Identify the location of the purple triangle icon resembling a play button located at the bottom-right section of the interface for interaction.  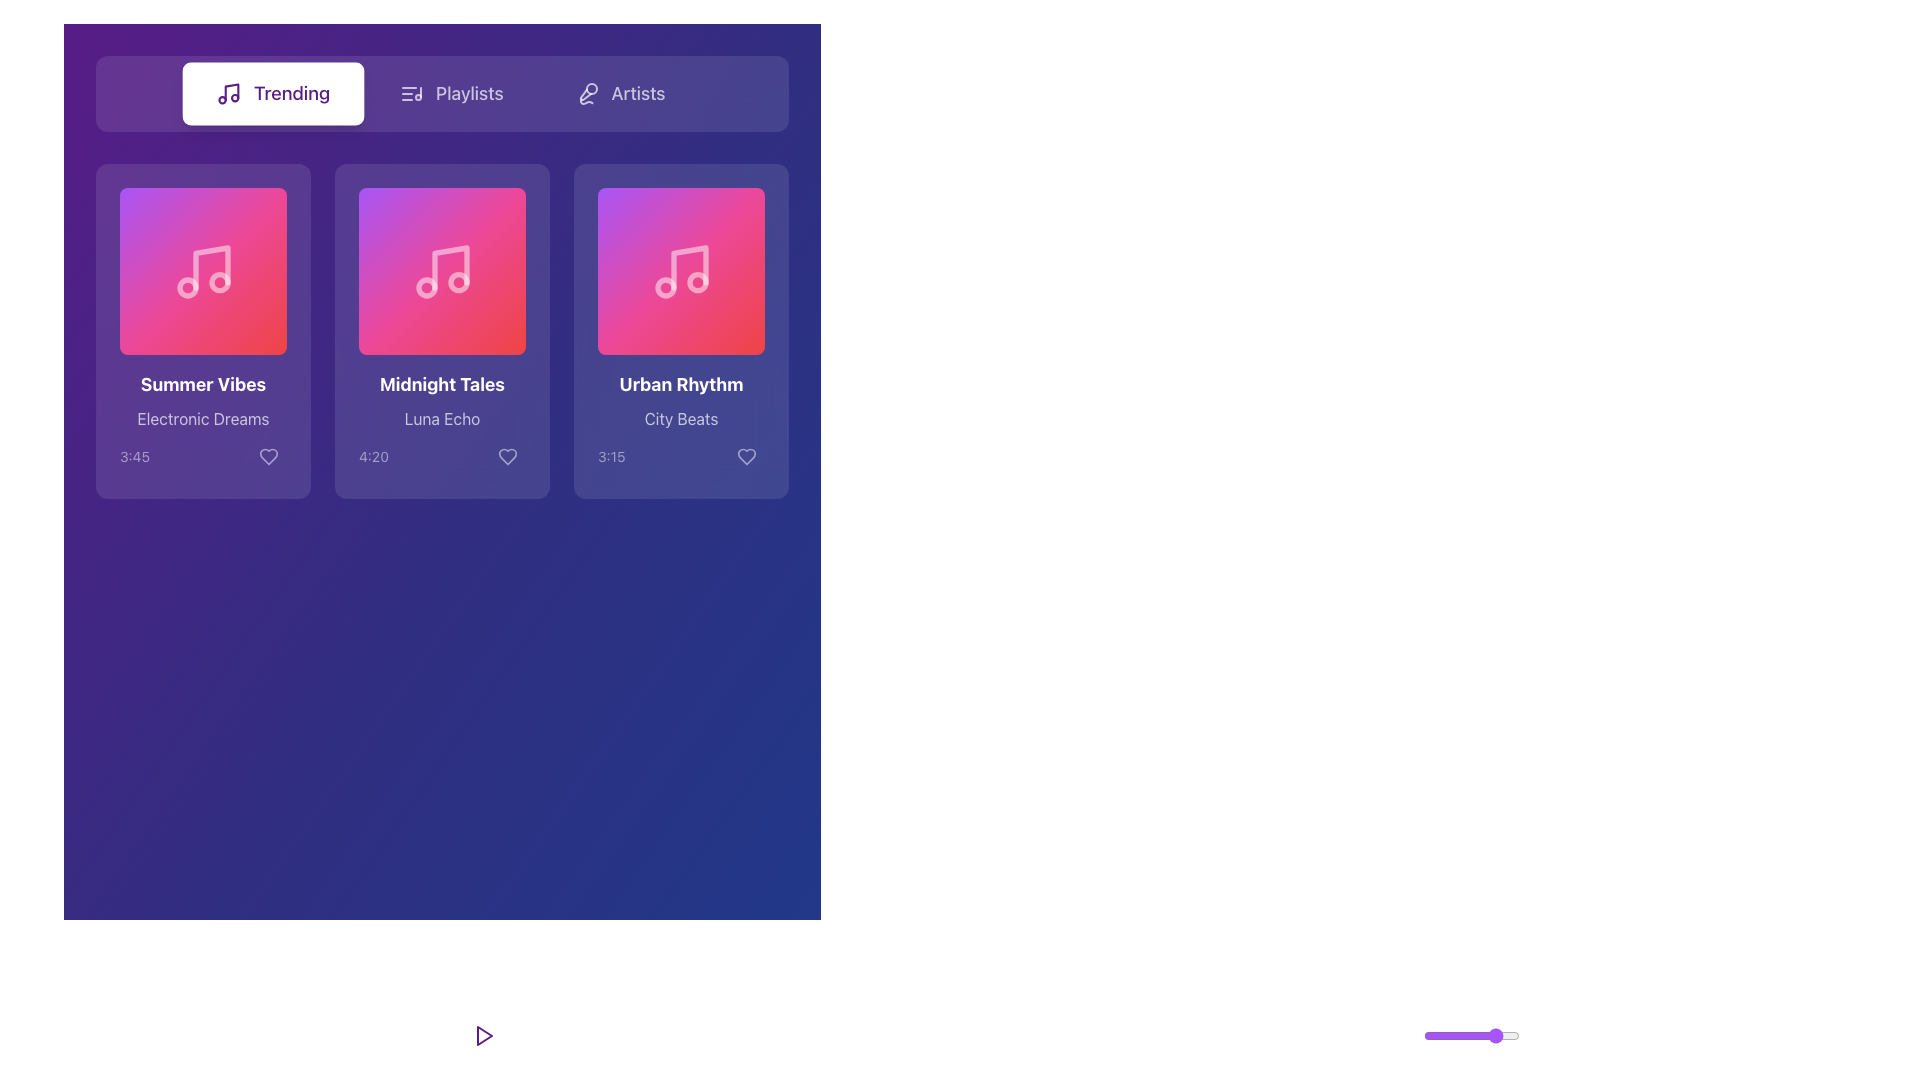
(484, 1035).